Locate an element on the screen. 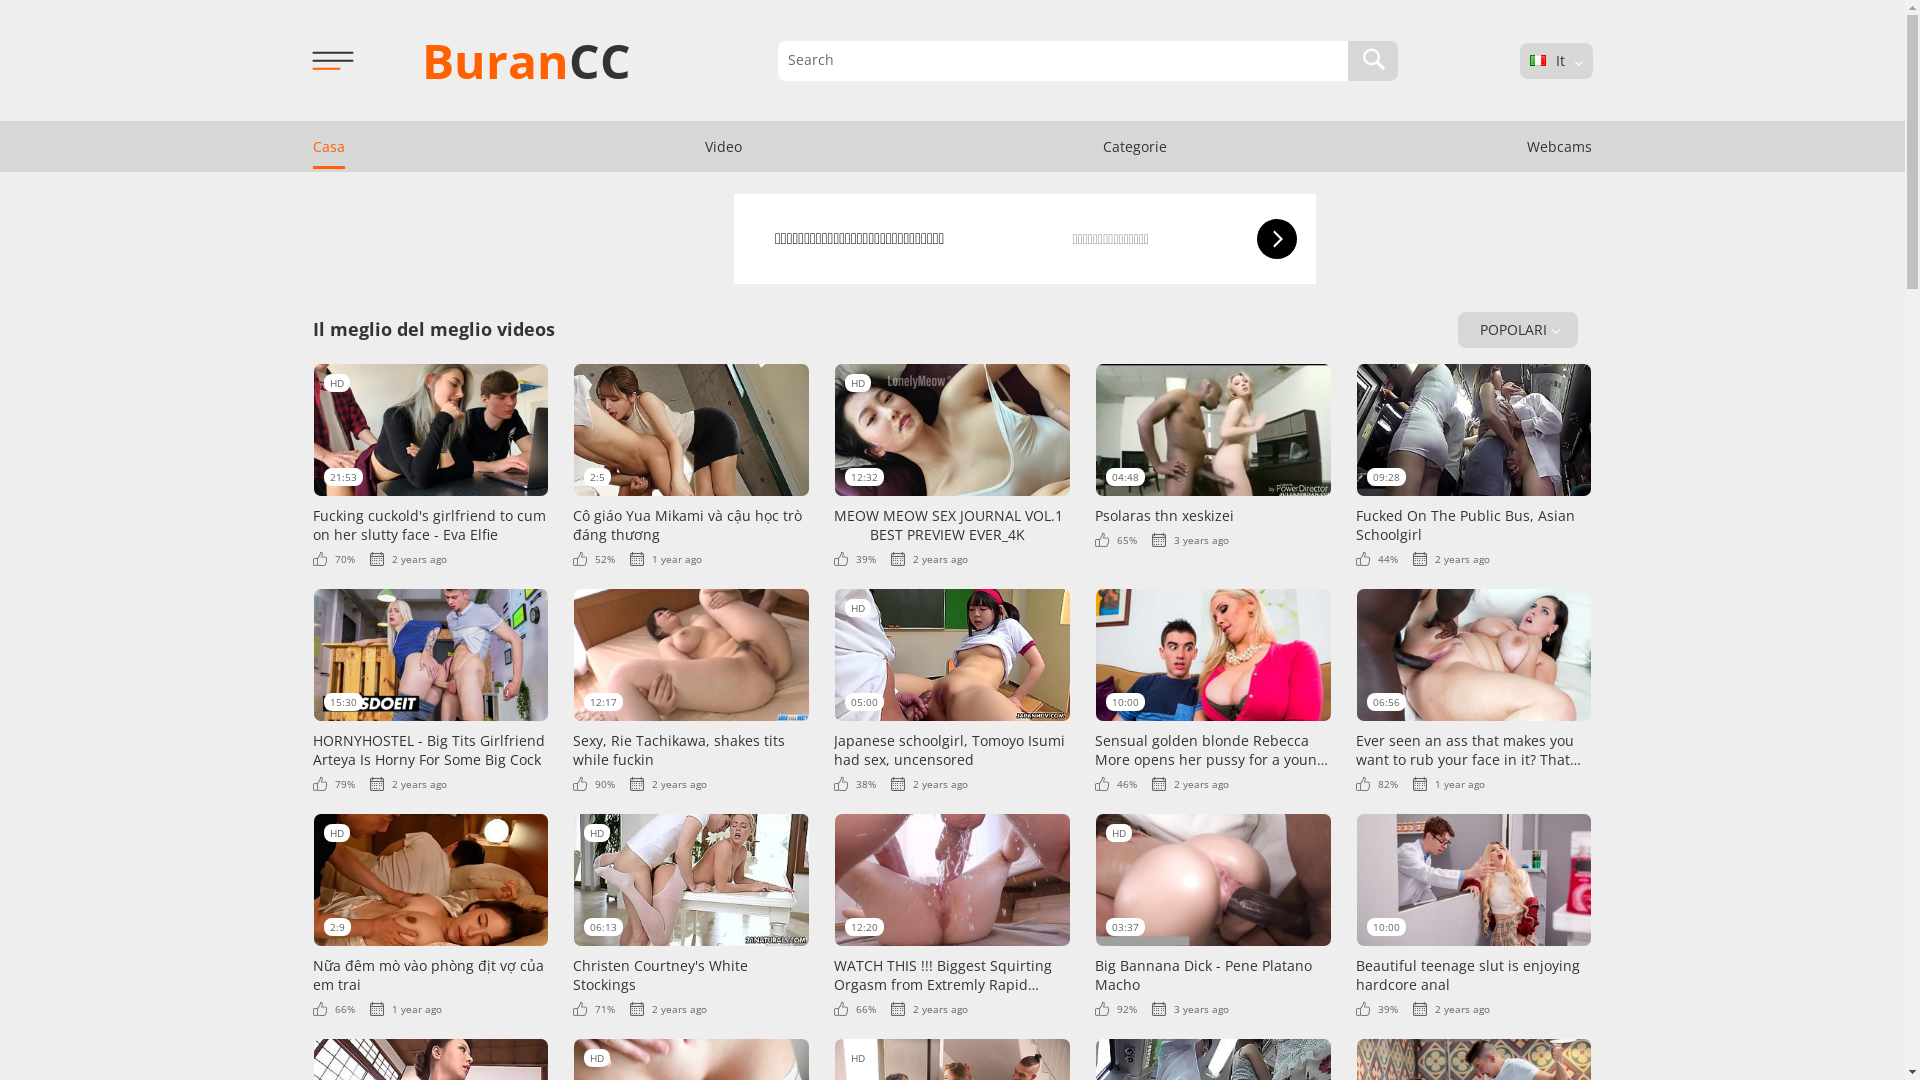 The image size is (1920, 1080). '04:48 is located at coordinates (1212, 455).